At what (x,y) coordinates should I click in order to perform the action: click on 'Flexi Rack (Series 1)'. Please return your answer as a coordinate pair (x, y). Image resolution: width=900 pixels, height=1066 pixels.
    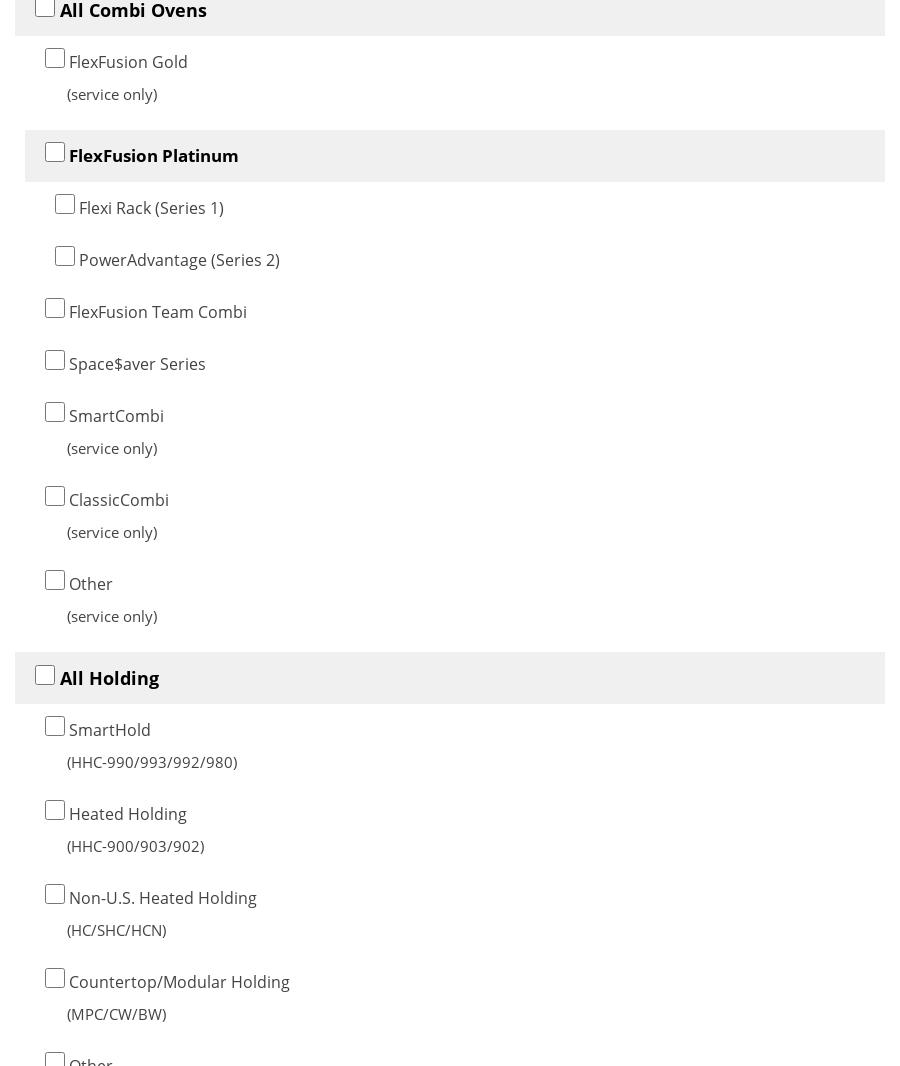
    Looking at the image, I should click on (149, 206).